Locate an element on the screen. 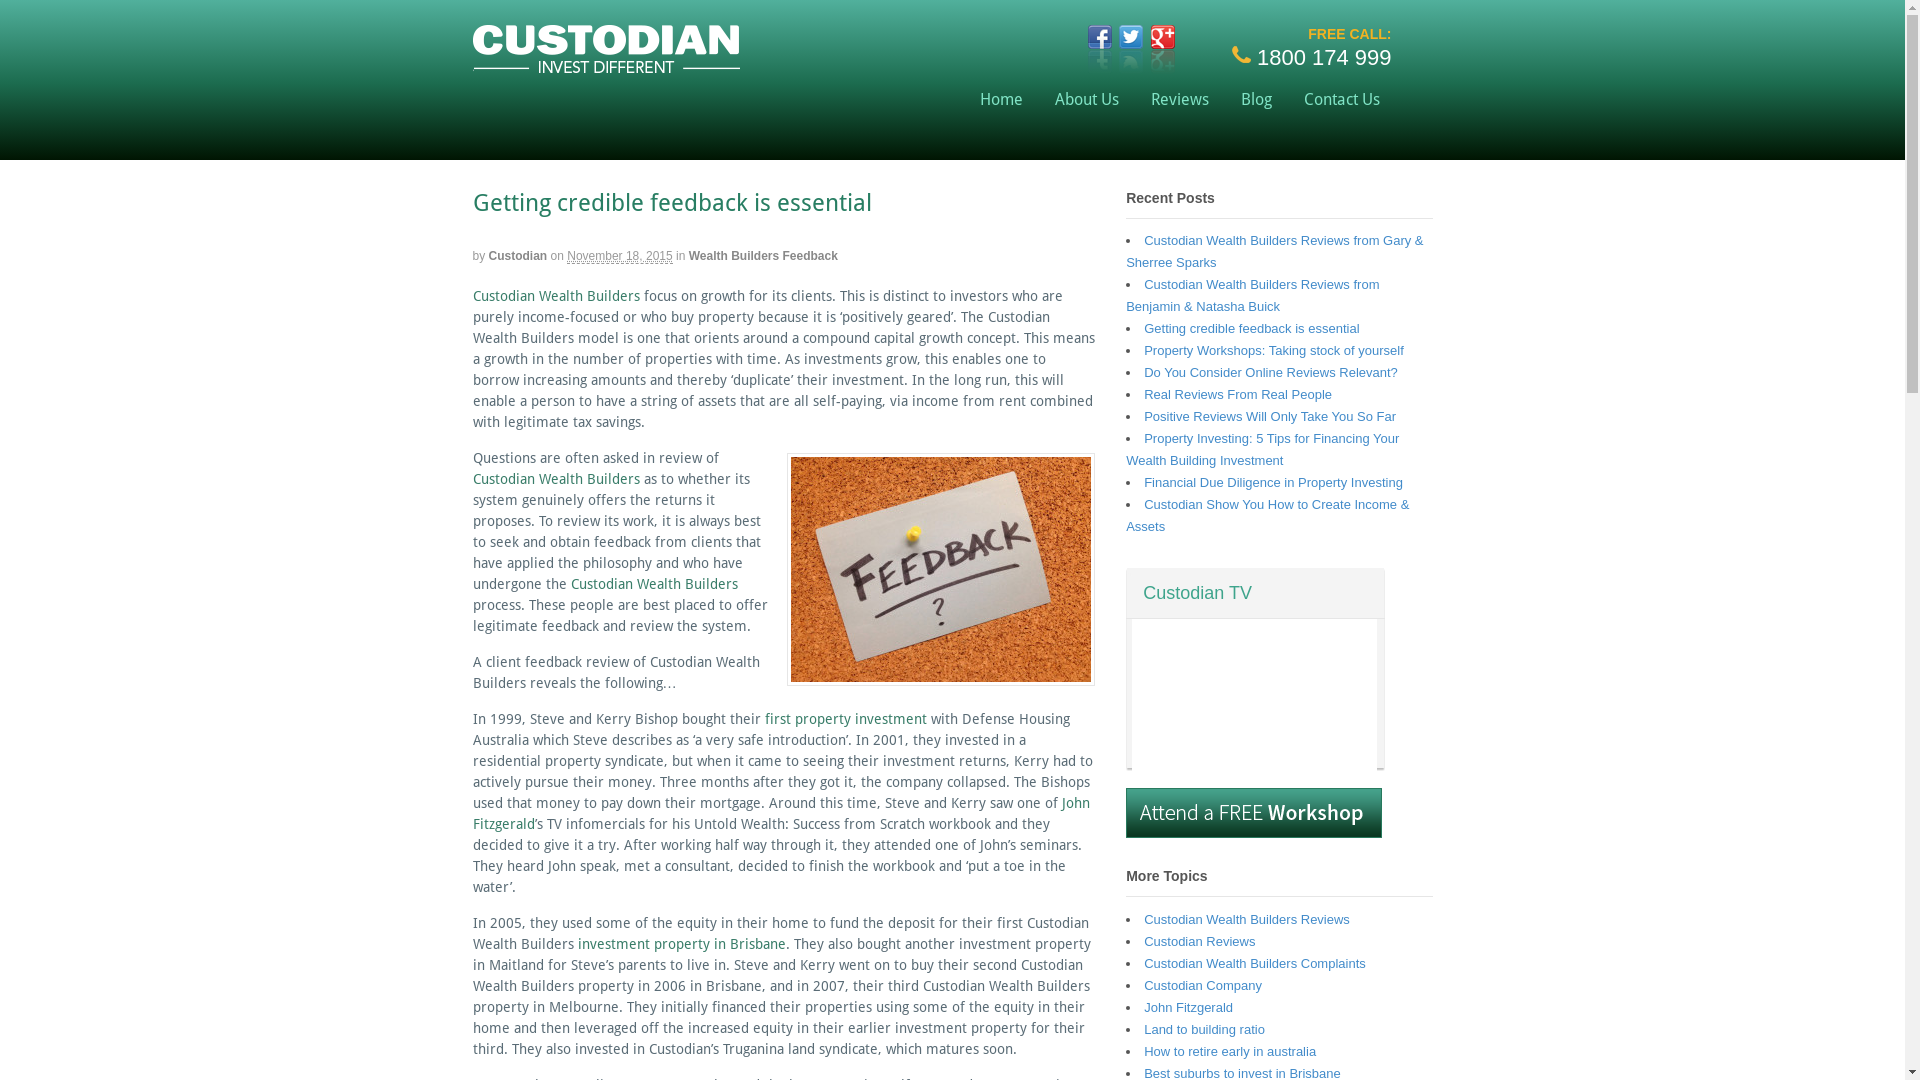  'Property Investment' is located at coordinates (604, 63).